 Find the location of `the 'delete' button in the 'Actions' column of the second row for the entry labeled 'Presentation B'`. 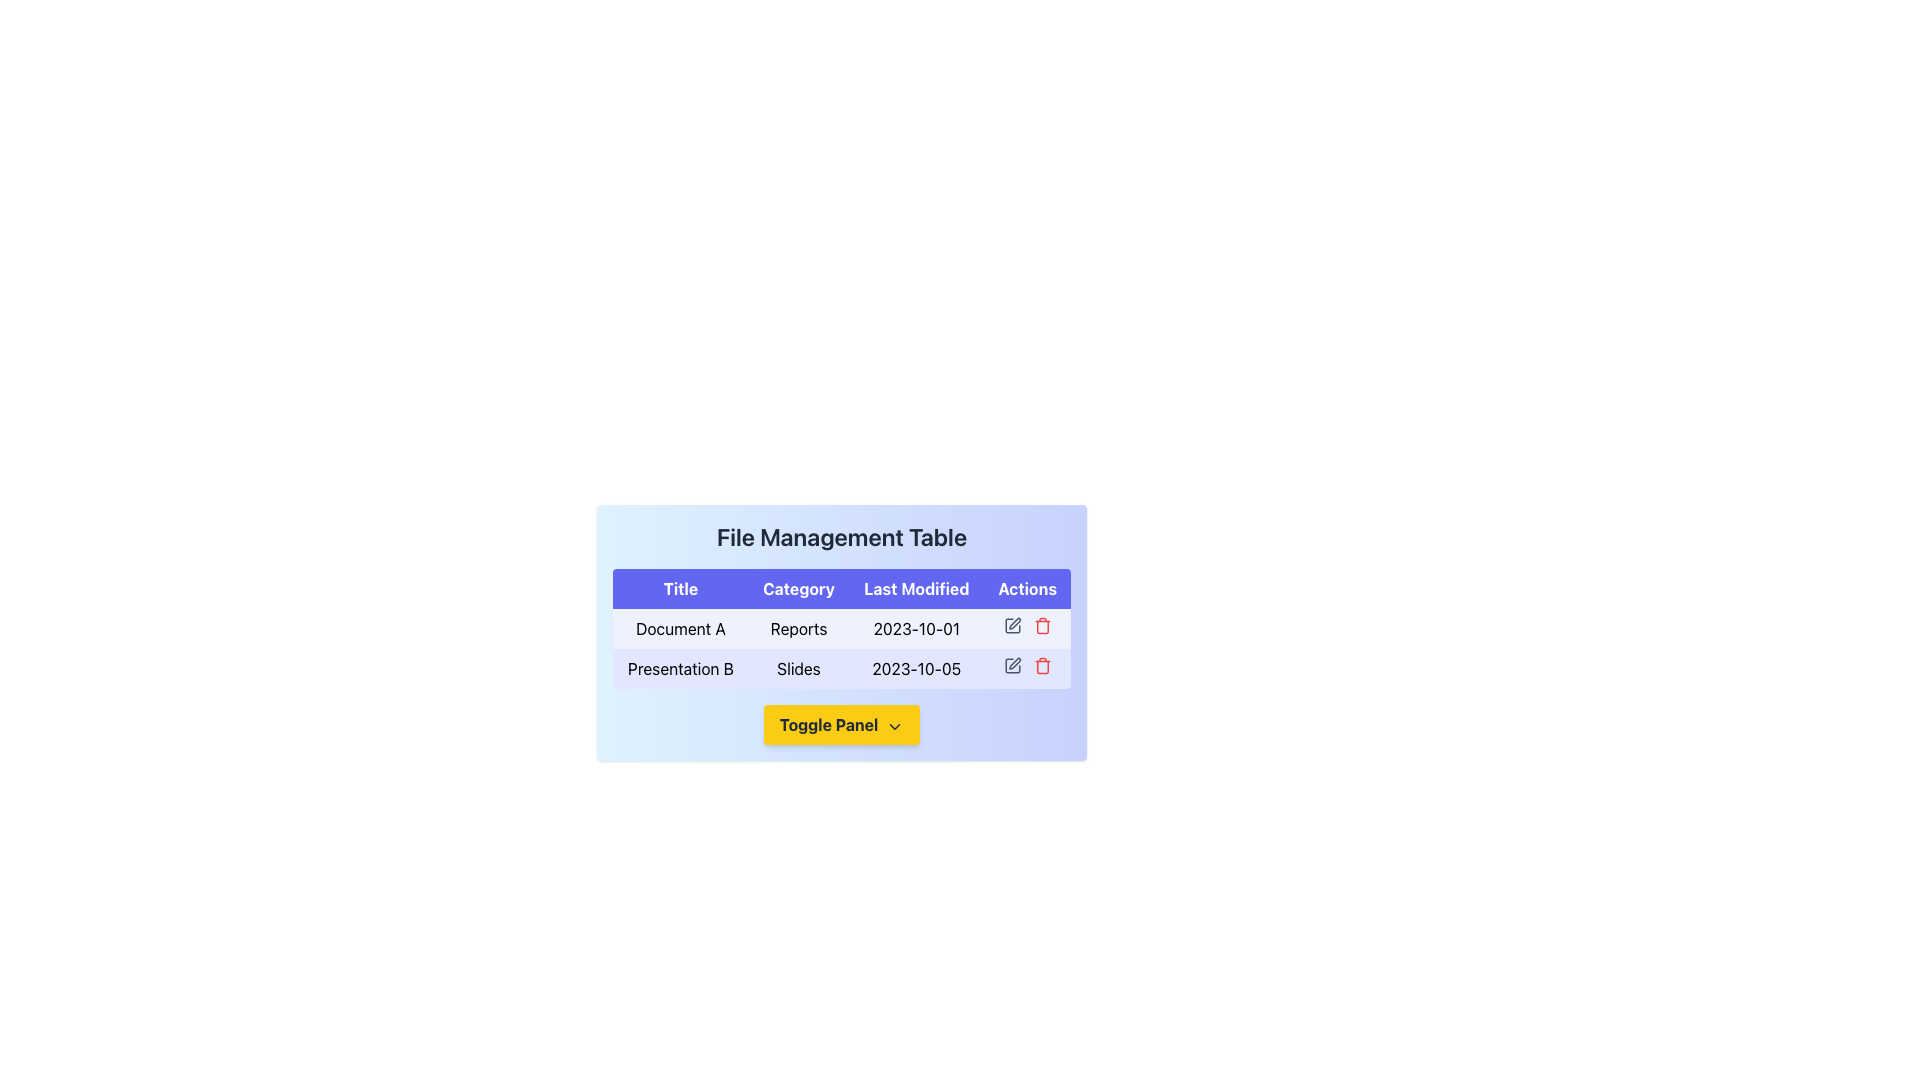

the 'delete' button in the 'Actions' column of the second row for the entry labeled 'Presentation B' is located at coordinates (1041, 666).